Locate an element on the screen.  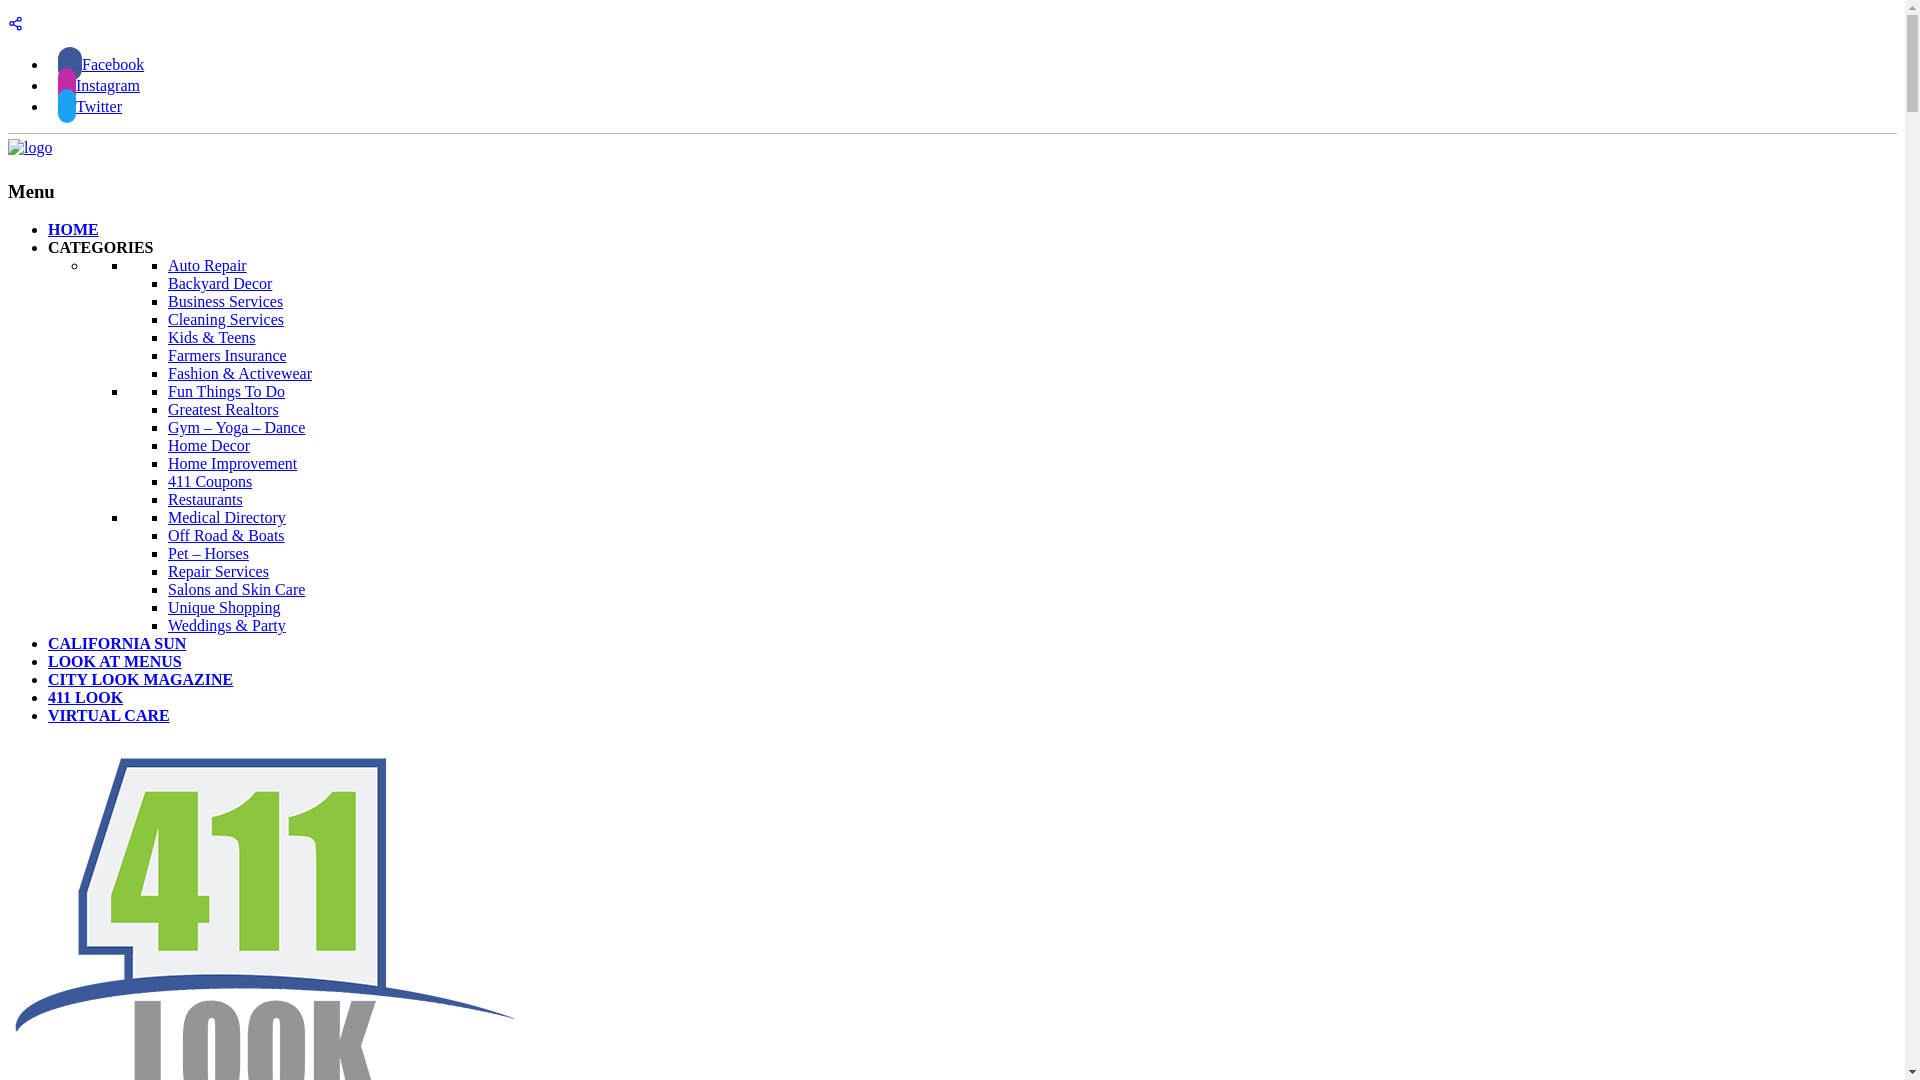
'Off Road & Boats' is located at coordinates (226, 534).